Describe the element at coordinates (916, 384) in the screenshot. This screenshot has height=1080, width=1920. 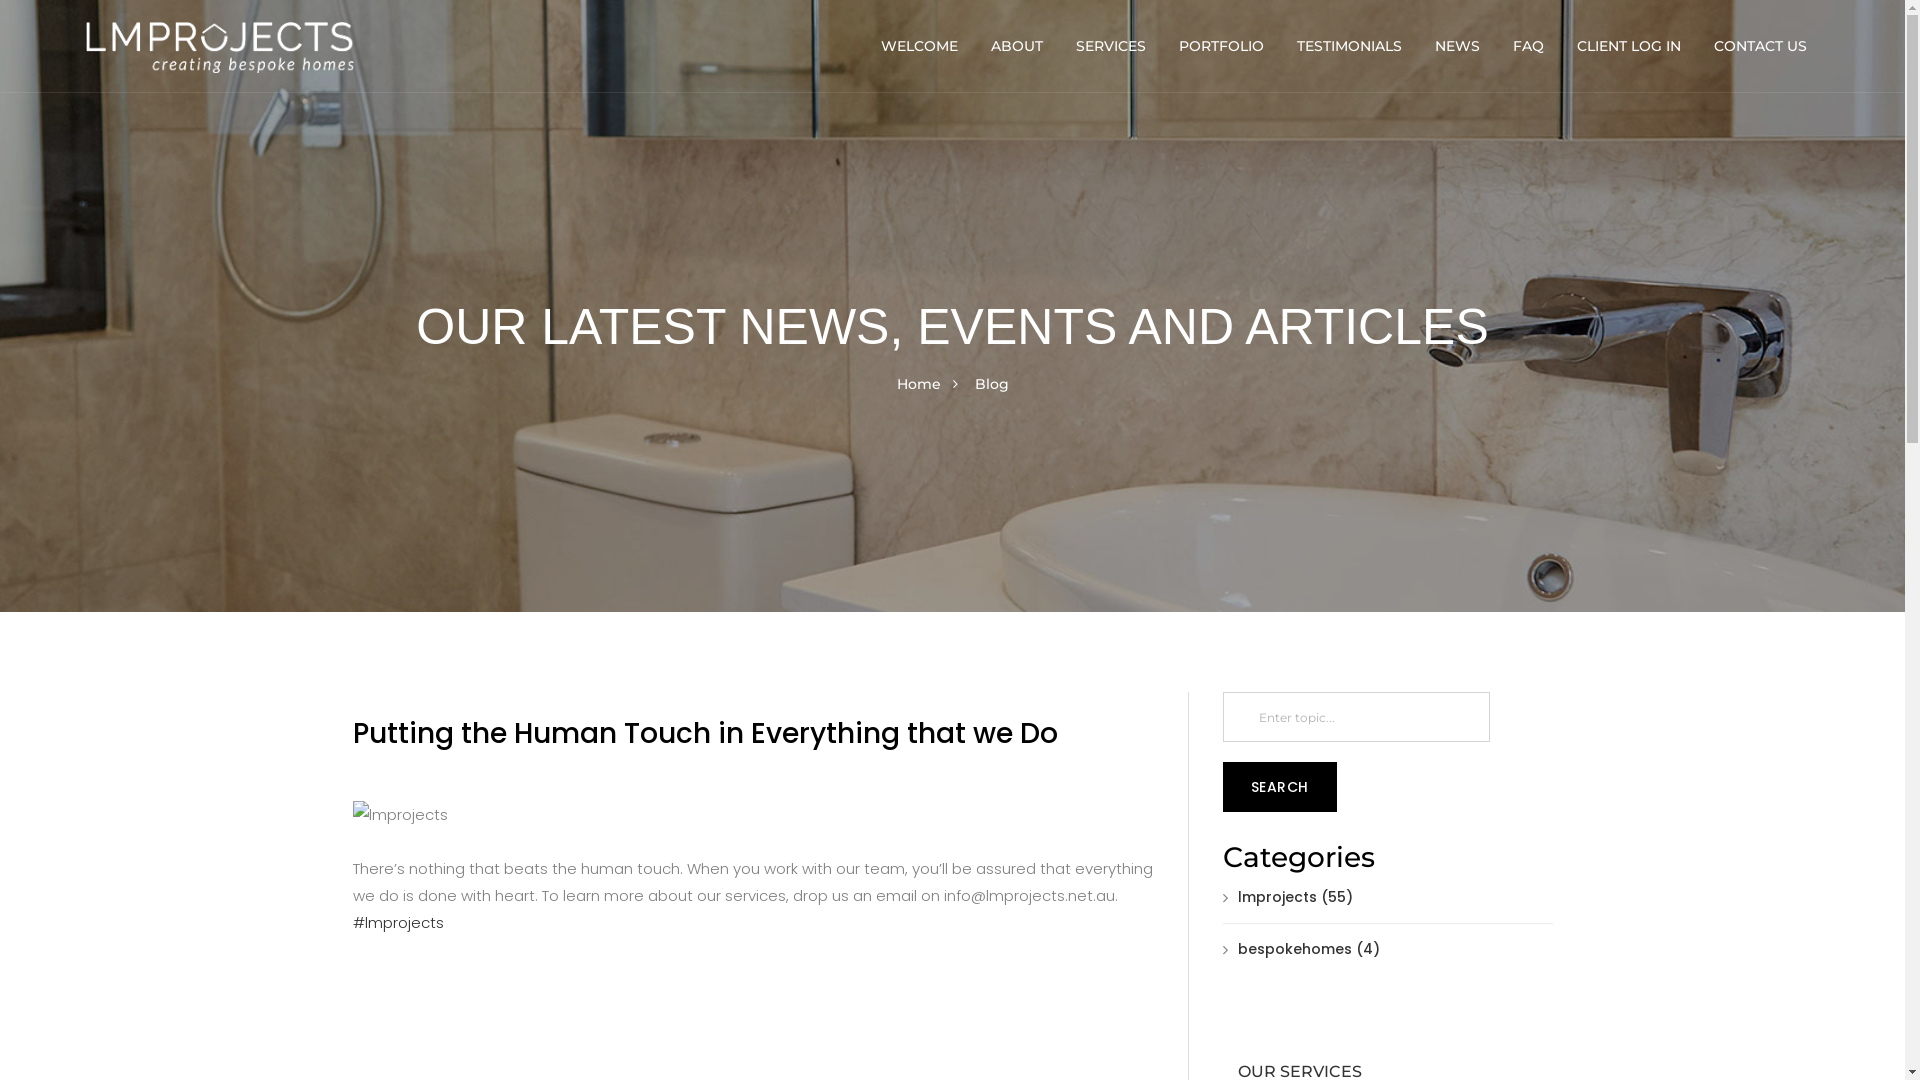
I see `'Home'` at that location.